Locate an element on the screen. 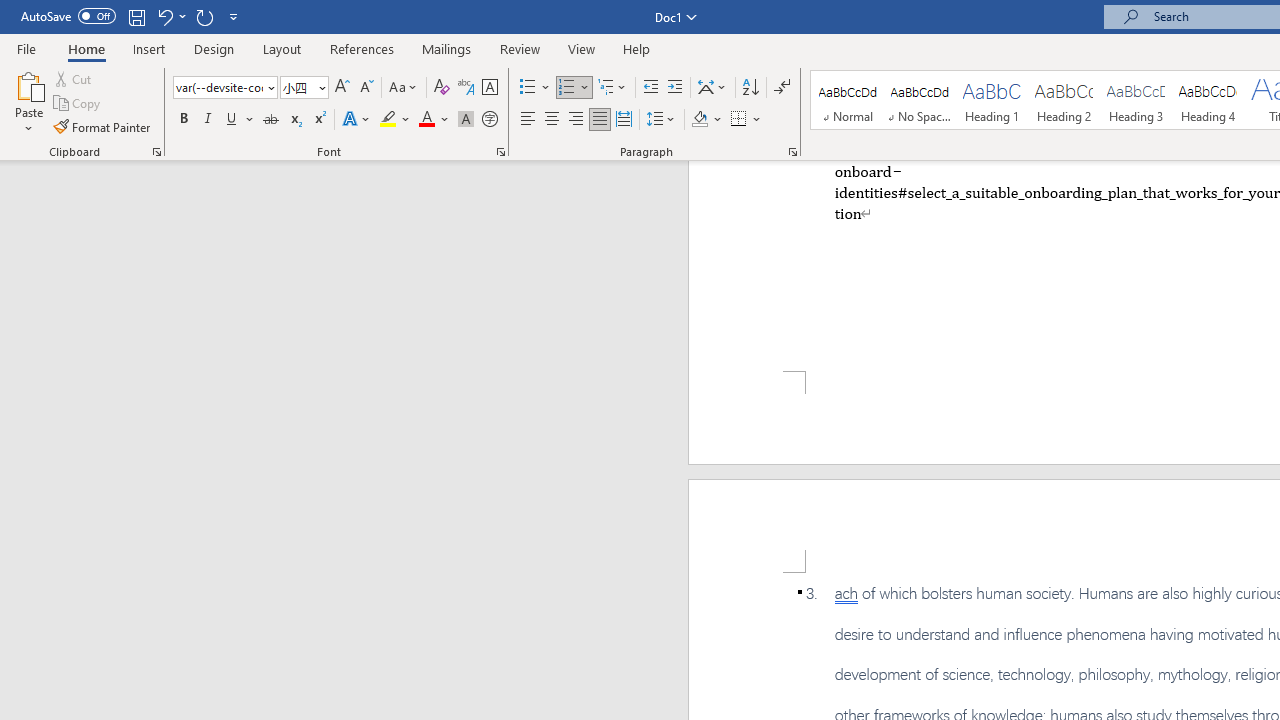 This screenshot has width=1280, height=720. 'Sort...' is located at coordinates (749, 86).